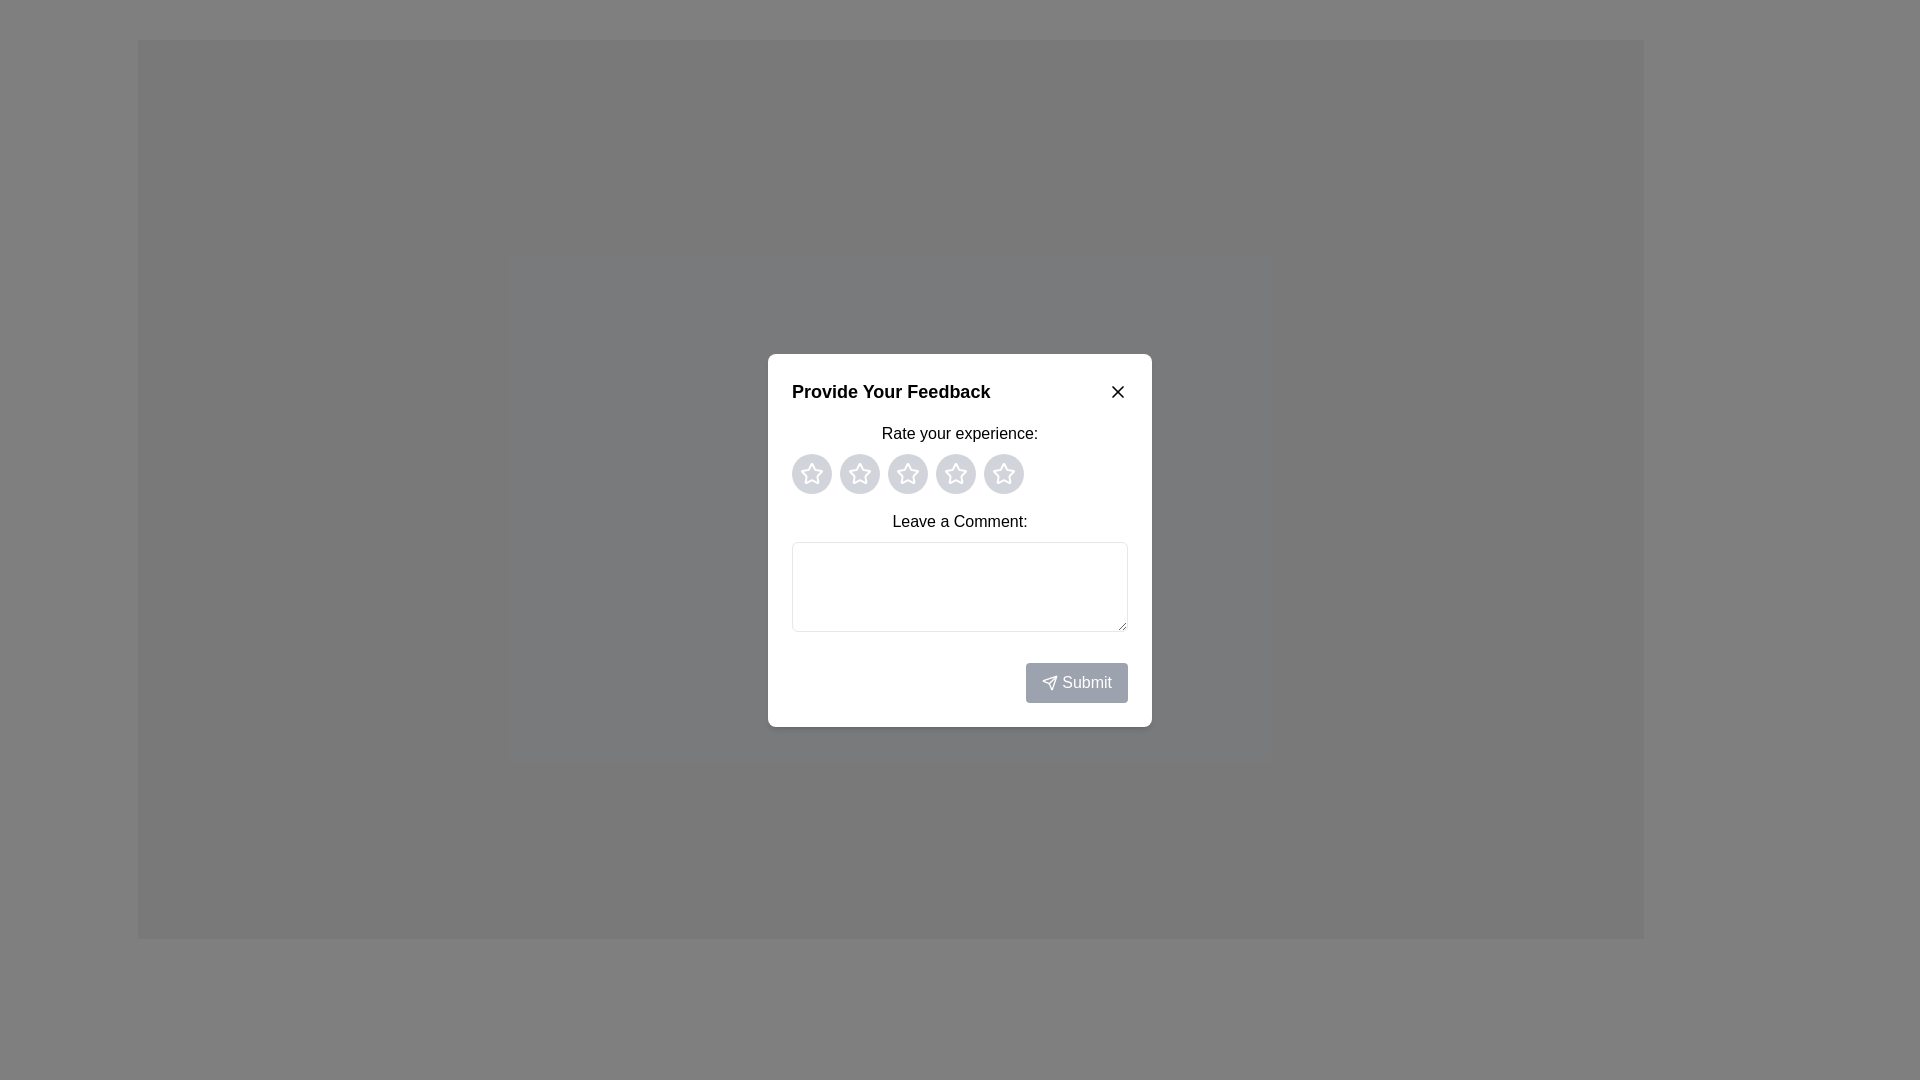 The image size is (1920, 1080). Describe the element at coordinates (954, 473) in the screenshot. I see `the third star icon in the 'Rate your experience' section` at that location.